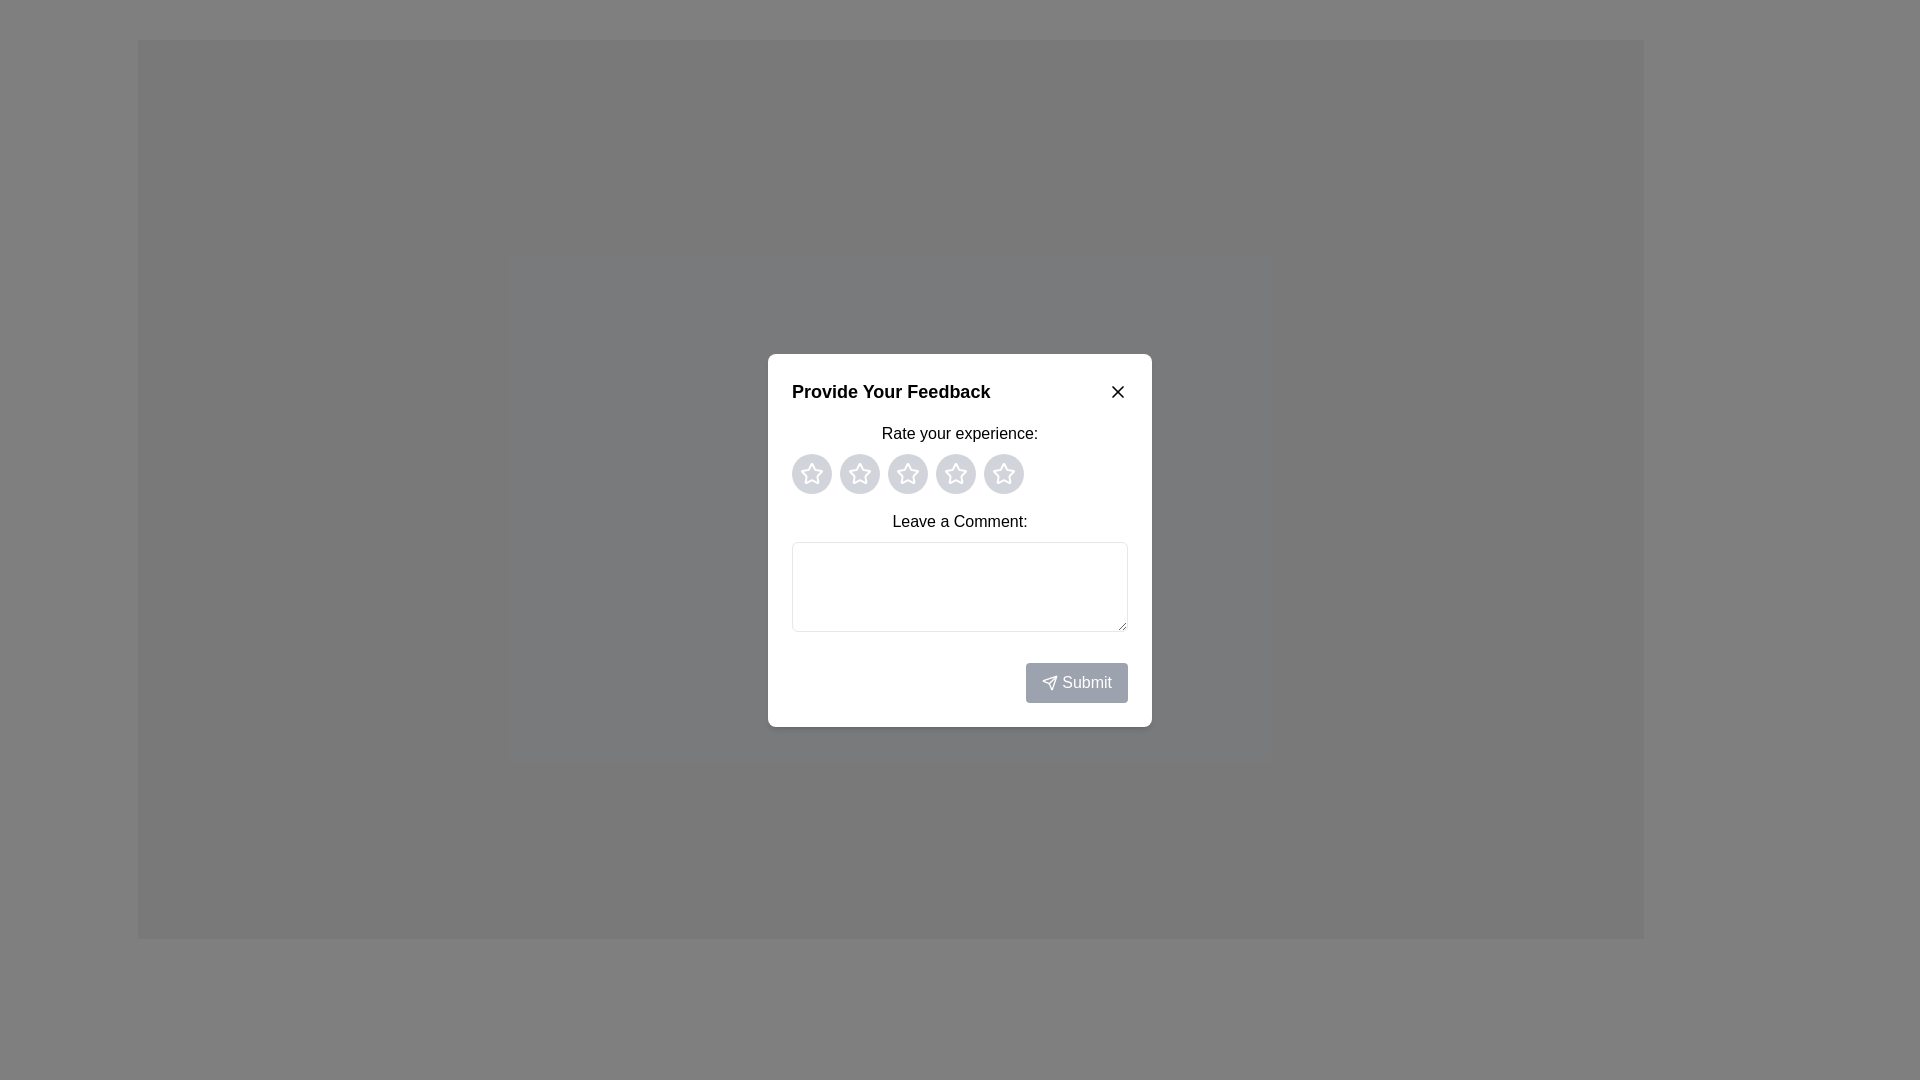 The image size is (1920, 1080). Describe the element at coordinates (954, 473) in the screenshot. I see `the third star icon in the 'Rate your experience' section` at that location.